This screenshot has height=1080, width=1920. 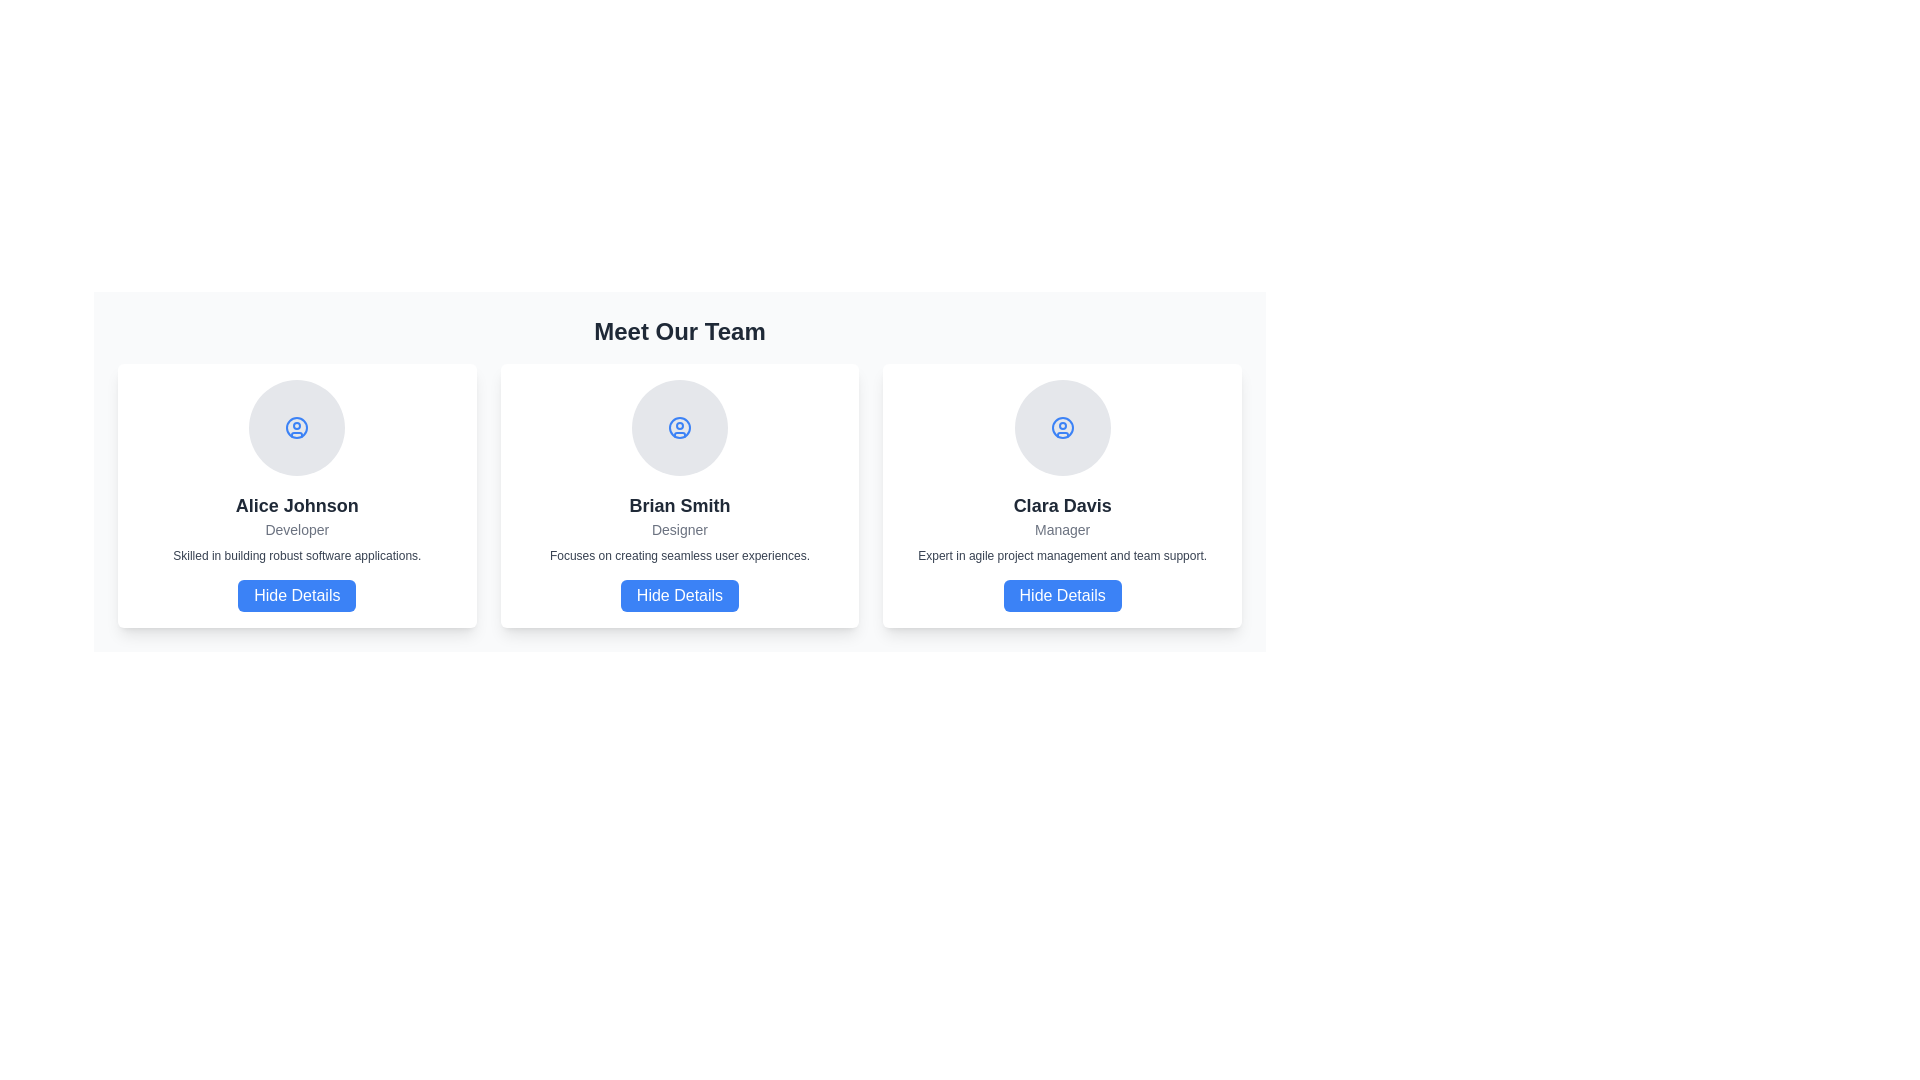 I want to click on the circular profile icon on the Profile card for Alice Johnson, which is the first card in the grid layout, so click(x=296, y=495).